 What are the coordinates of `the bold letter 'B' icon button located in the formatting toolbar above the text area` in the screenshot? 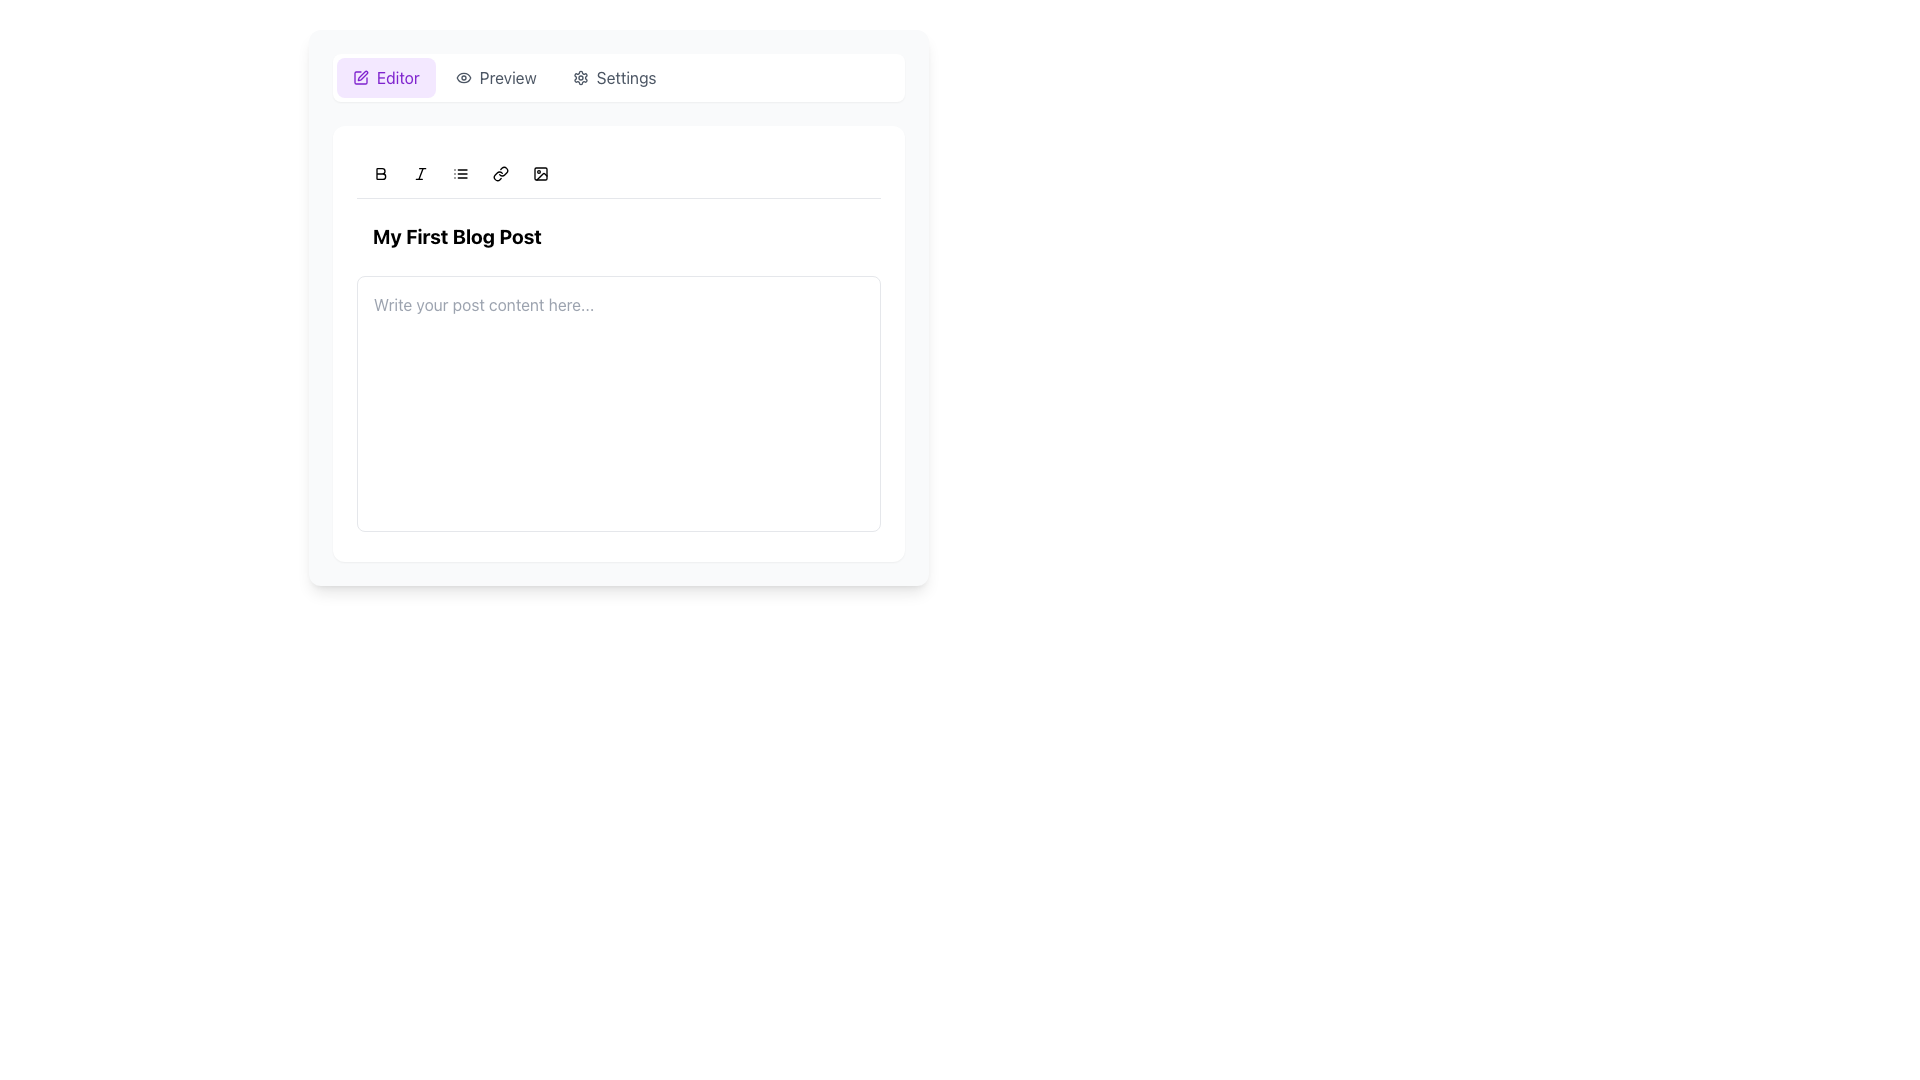 It's located at (381, 172).